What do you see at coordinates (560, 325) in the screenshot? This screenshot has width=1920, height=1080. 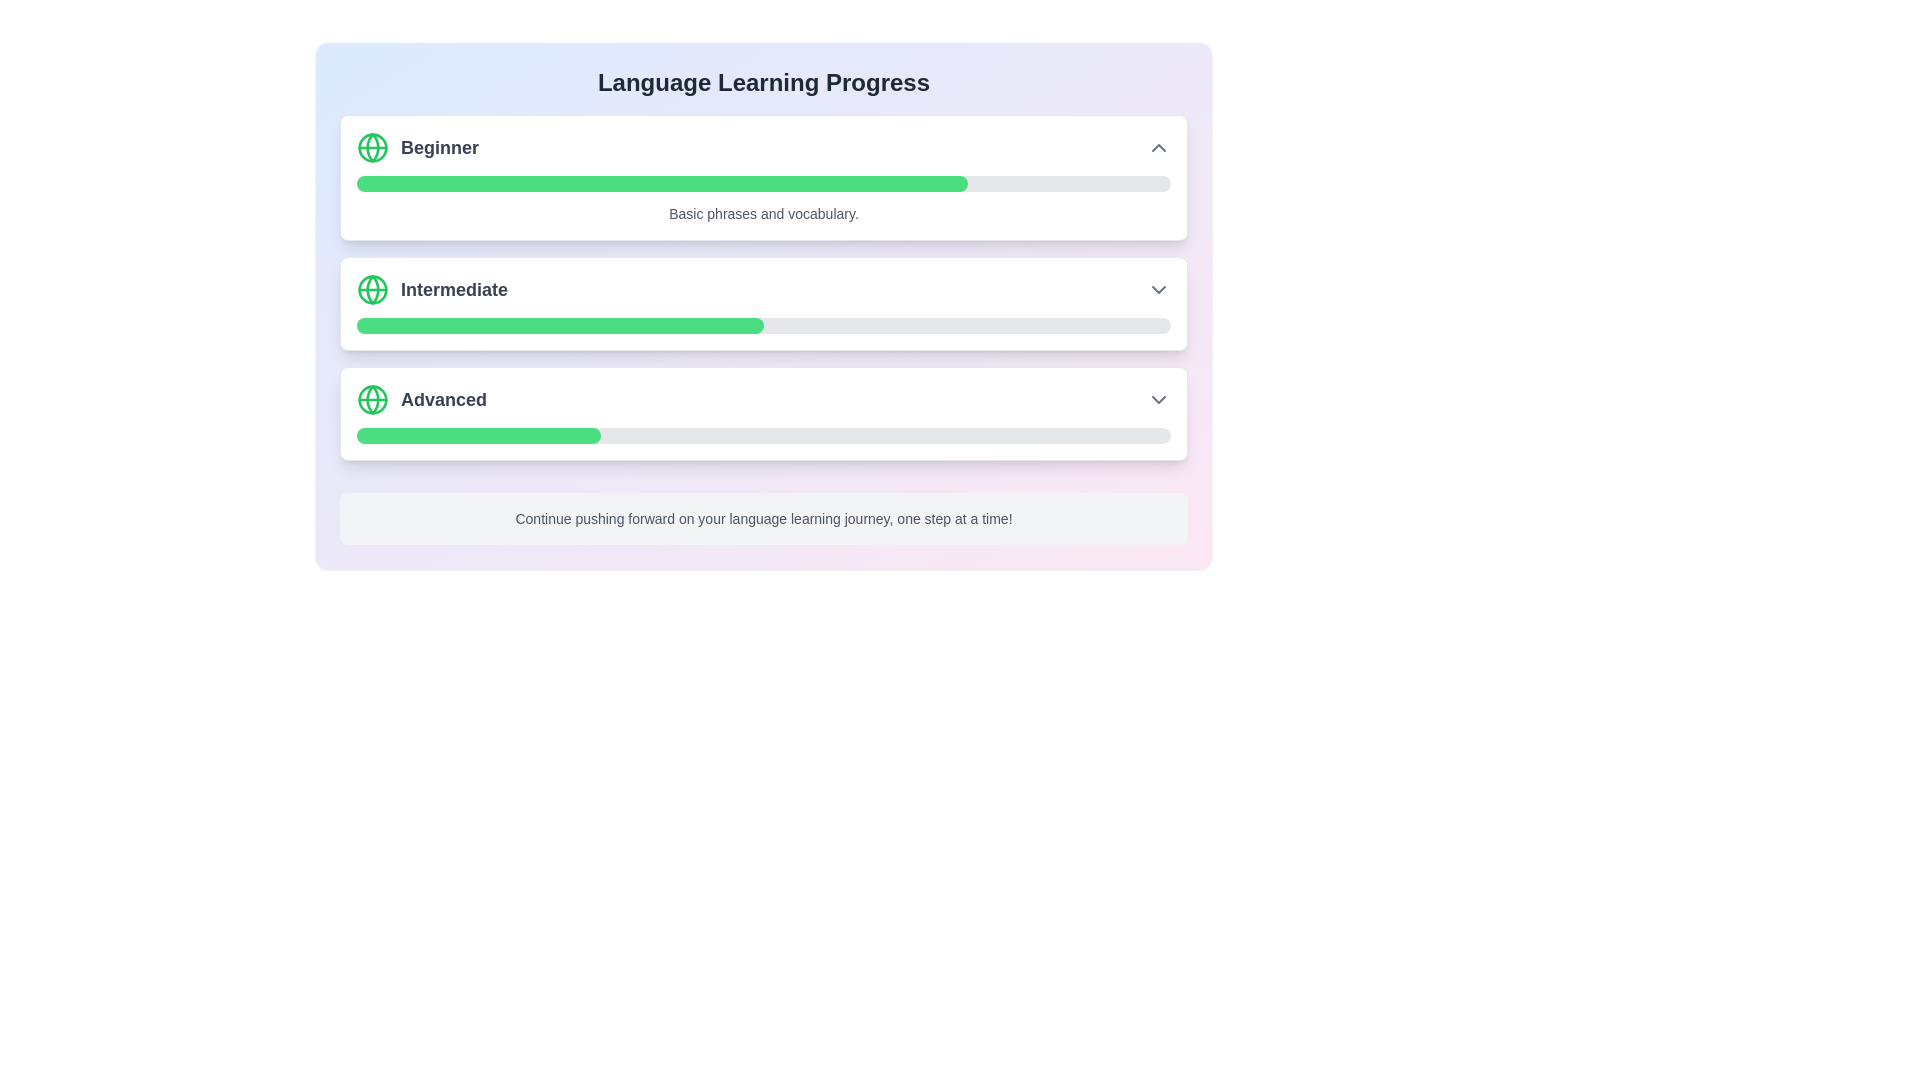 I see `the green progress bar indicating 50% completion within the gray background under the 'Intermediate' section` at bounding box center [560, 325].